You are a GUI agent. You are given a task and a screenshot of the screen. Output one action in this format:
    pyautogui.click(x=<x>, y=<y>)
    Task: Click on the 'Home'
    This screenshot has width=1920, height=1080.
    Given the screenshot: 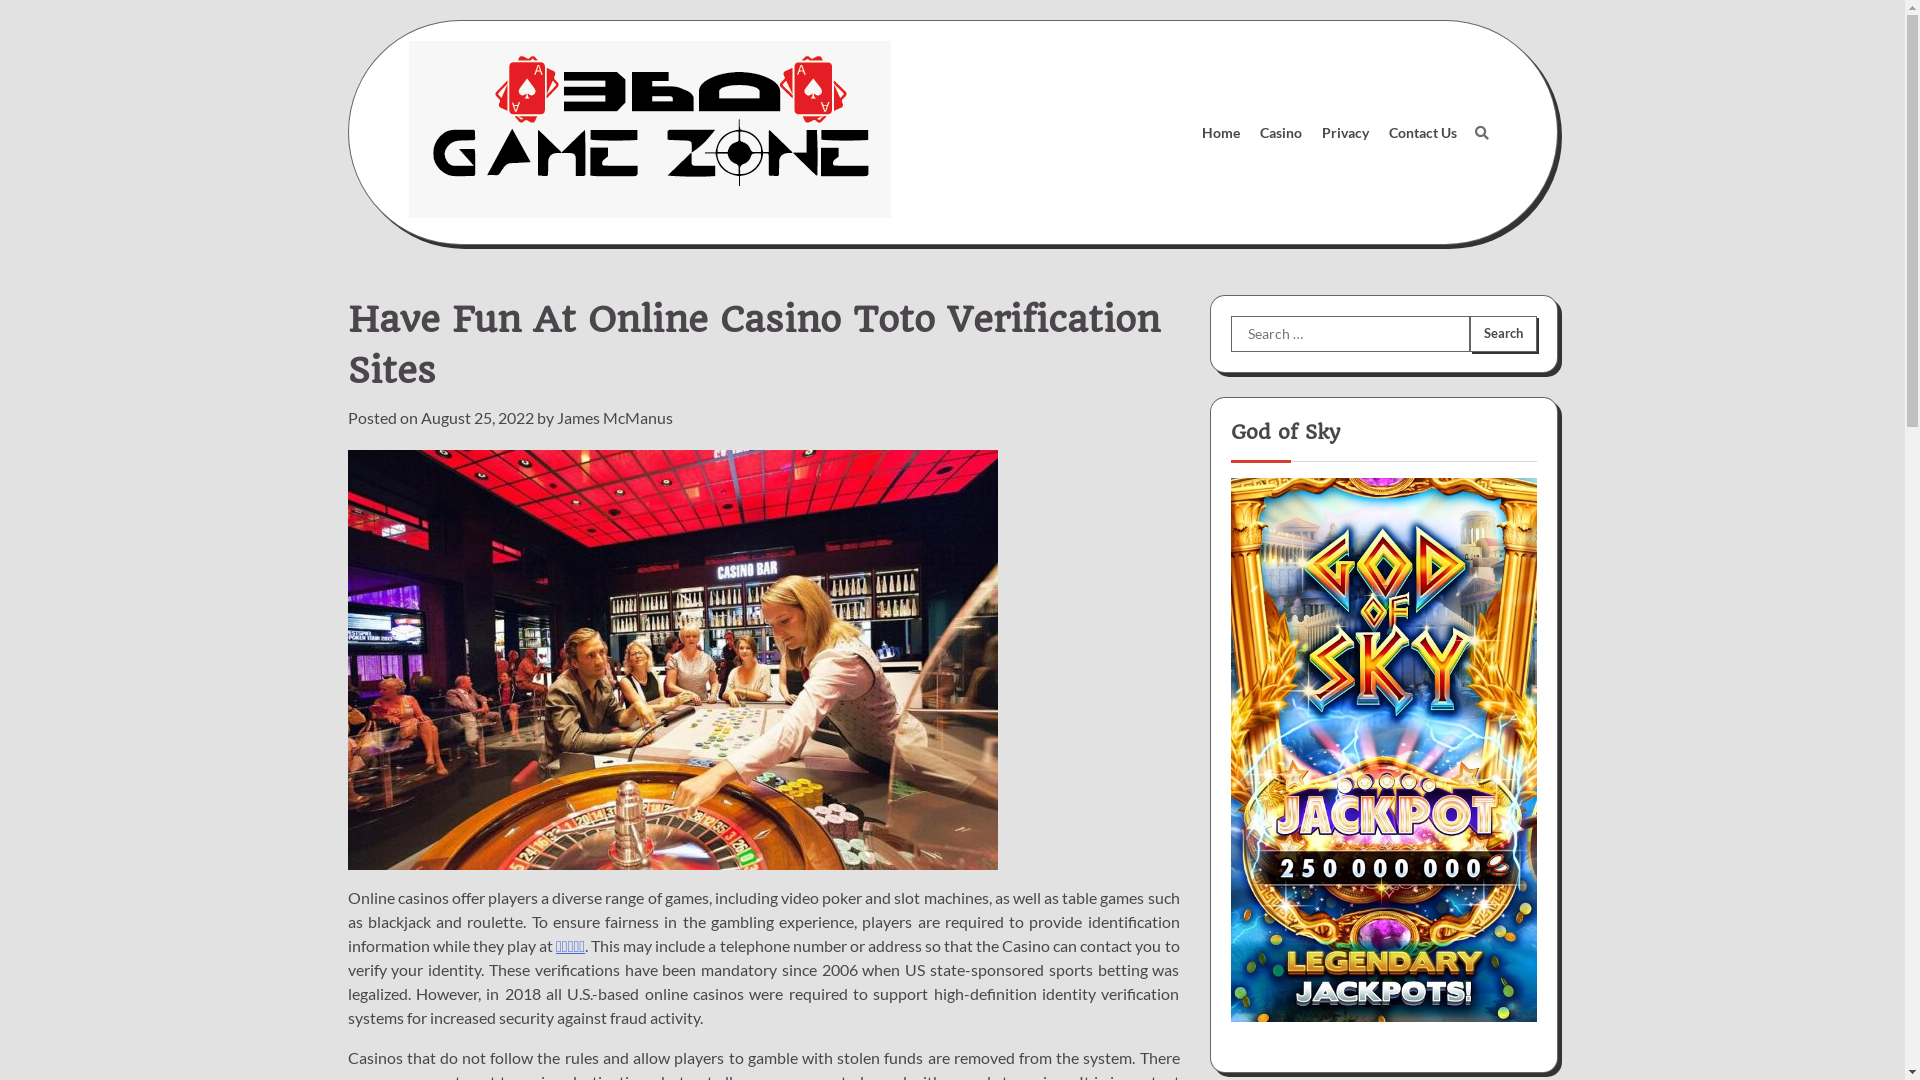 What is the action you would take?
    pyautogui.click(x=1219, y=132)
    